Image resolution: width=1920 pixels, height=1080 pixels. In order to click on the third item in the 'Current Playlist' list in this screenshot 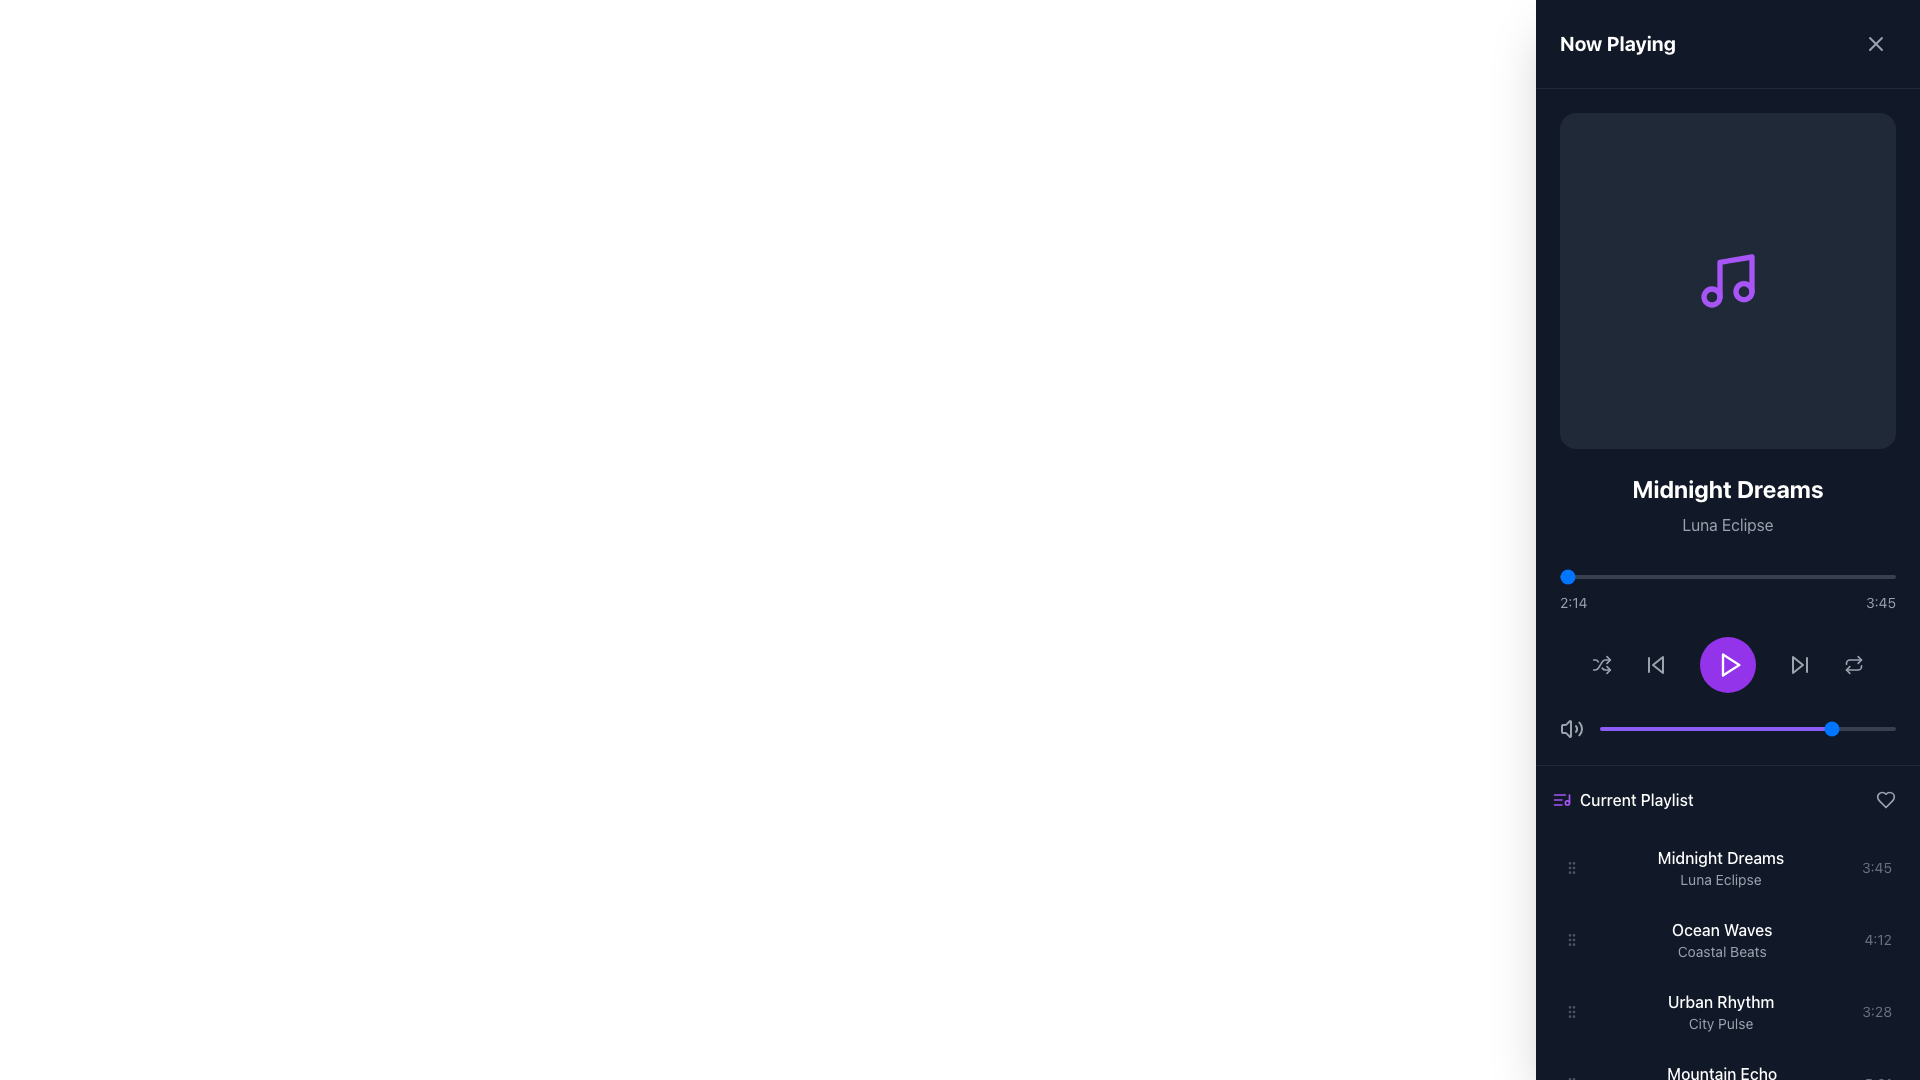, I will do `click(1727, 1011)`.